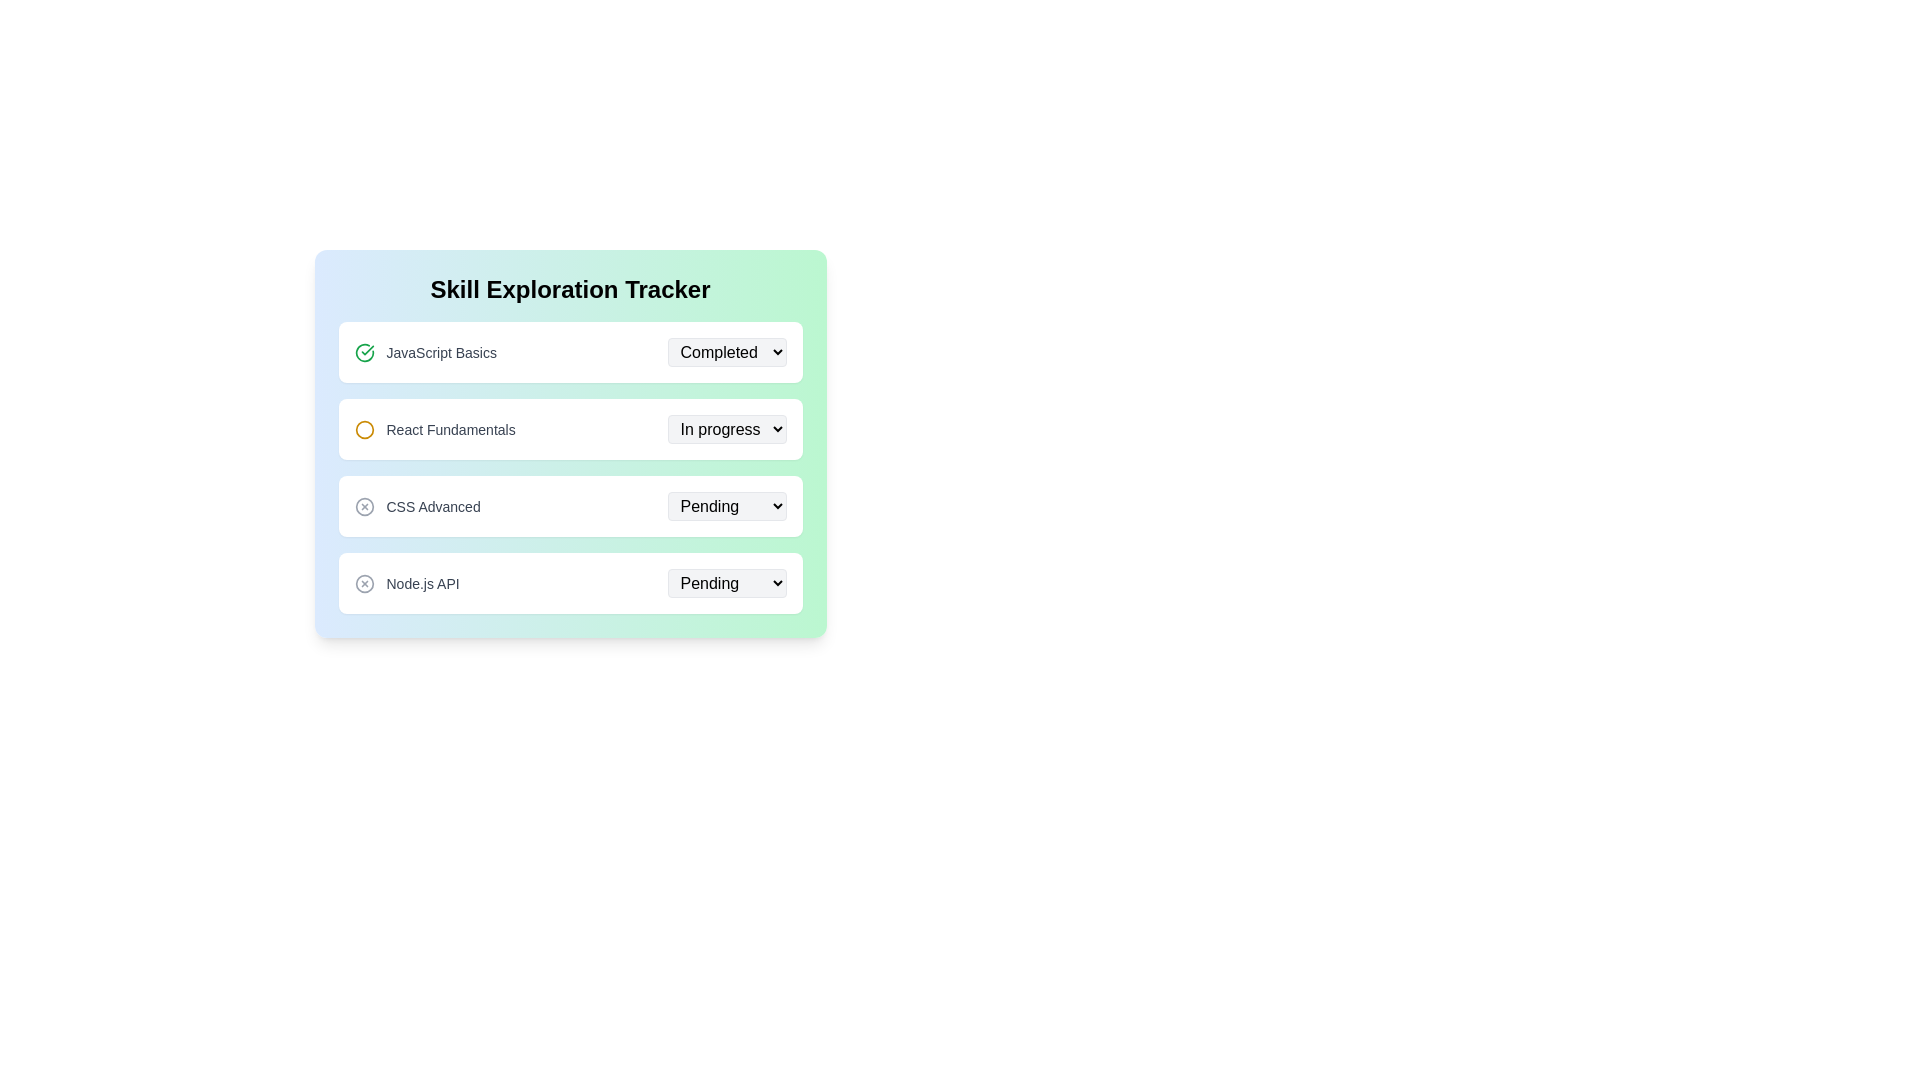 The height and width of the screenshot is (1080, 1920). I want to click on the dropdown menu for selecting the status of 'JavaScript Basics' in the 'Skill Exploration Tracker' section, so click(725, 351).